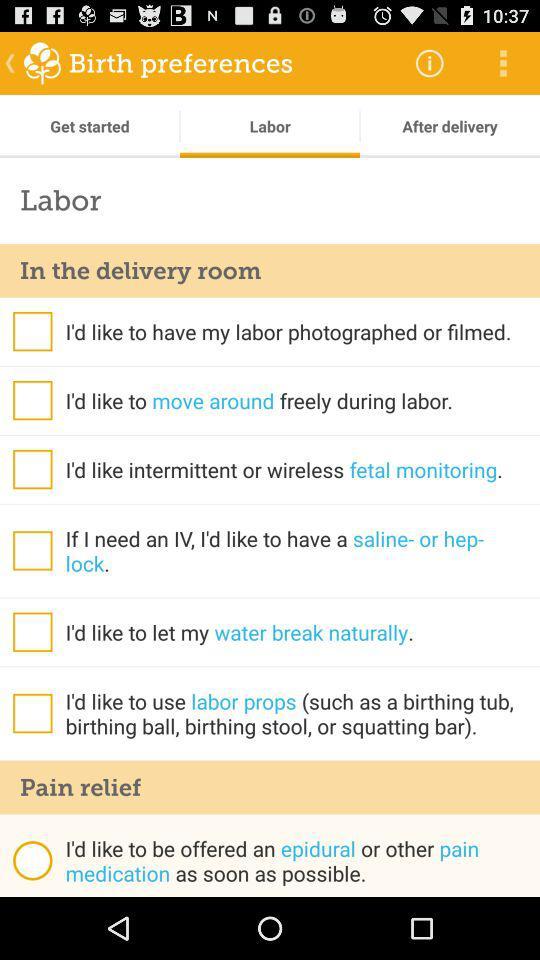 This screenshot has height=960, width=540. I want to click on option, so click(31, 469).